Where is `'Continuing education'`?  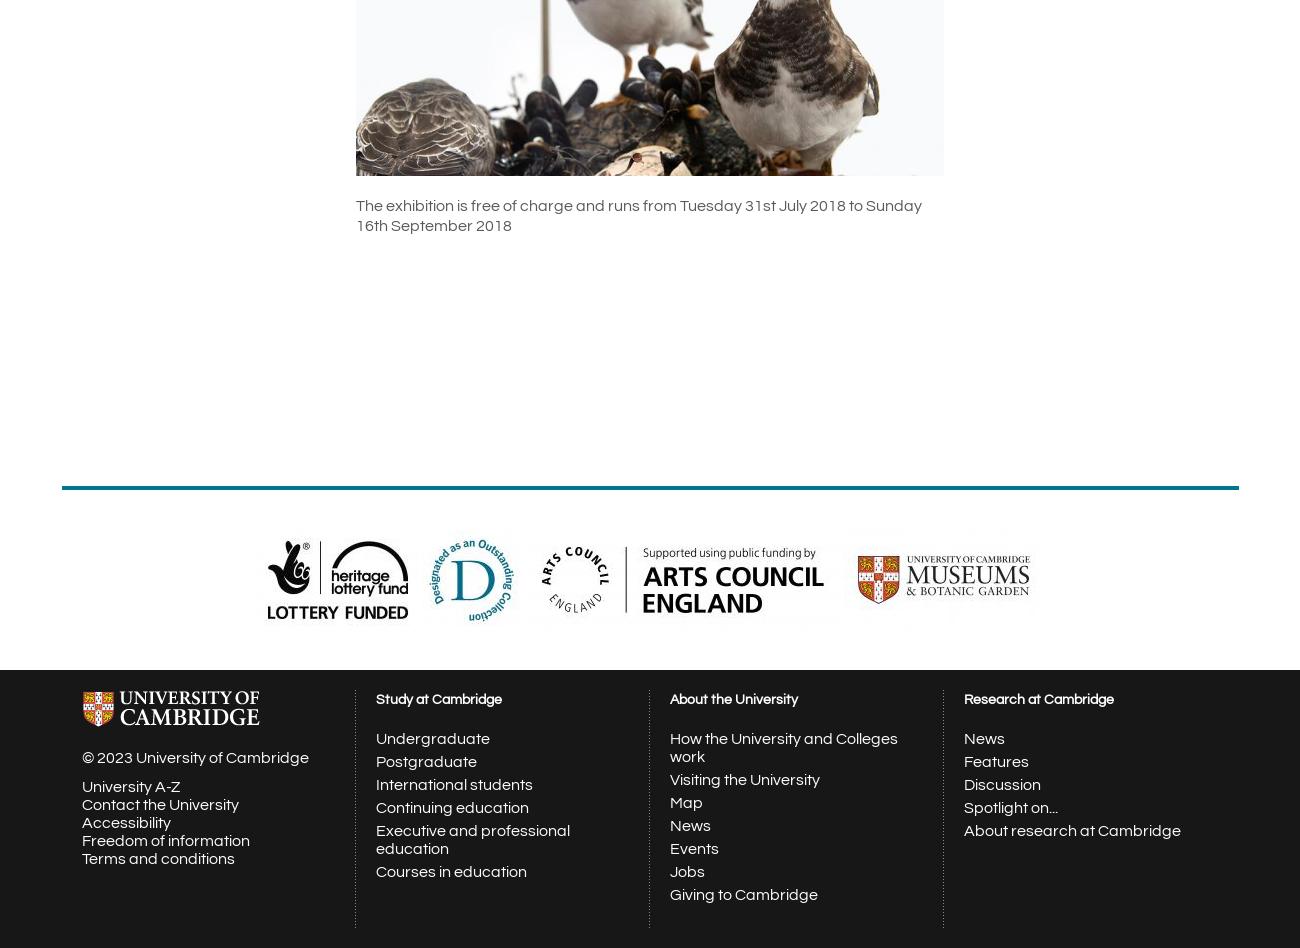 'Continuing education' is located at coordinates (450, 807).